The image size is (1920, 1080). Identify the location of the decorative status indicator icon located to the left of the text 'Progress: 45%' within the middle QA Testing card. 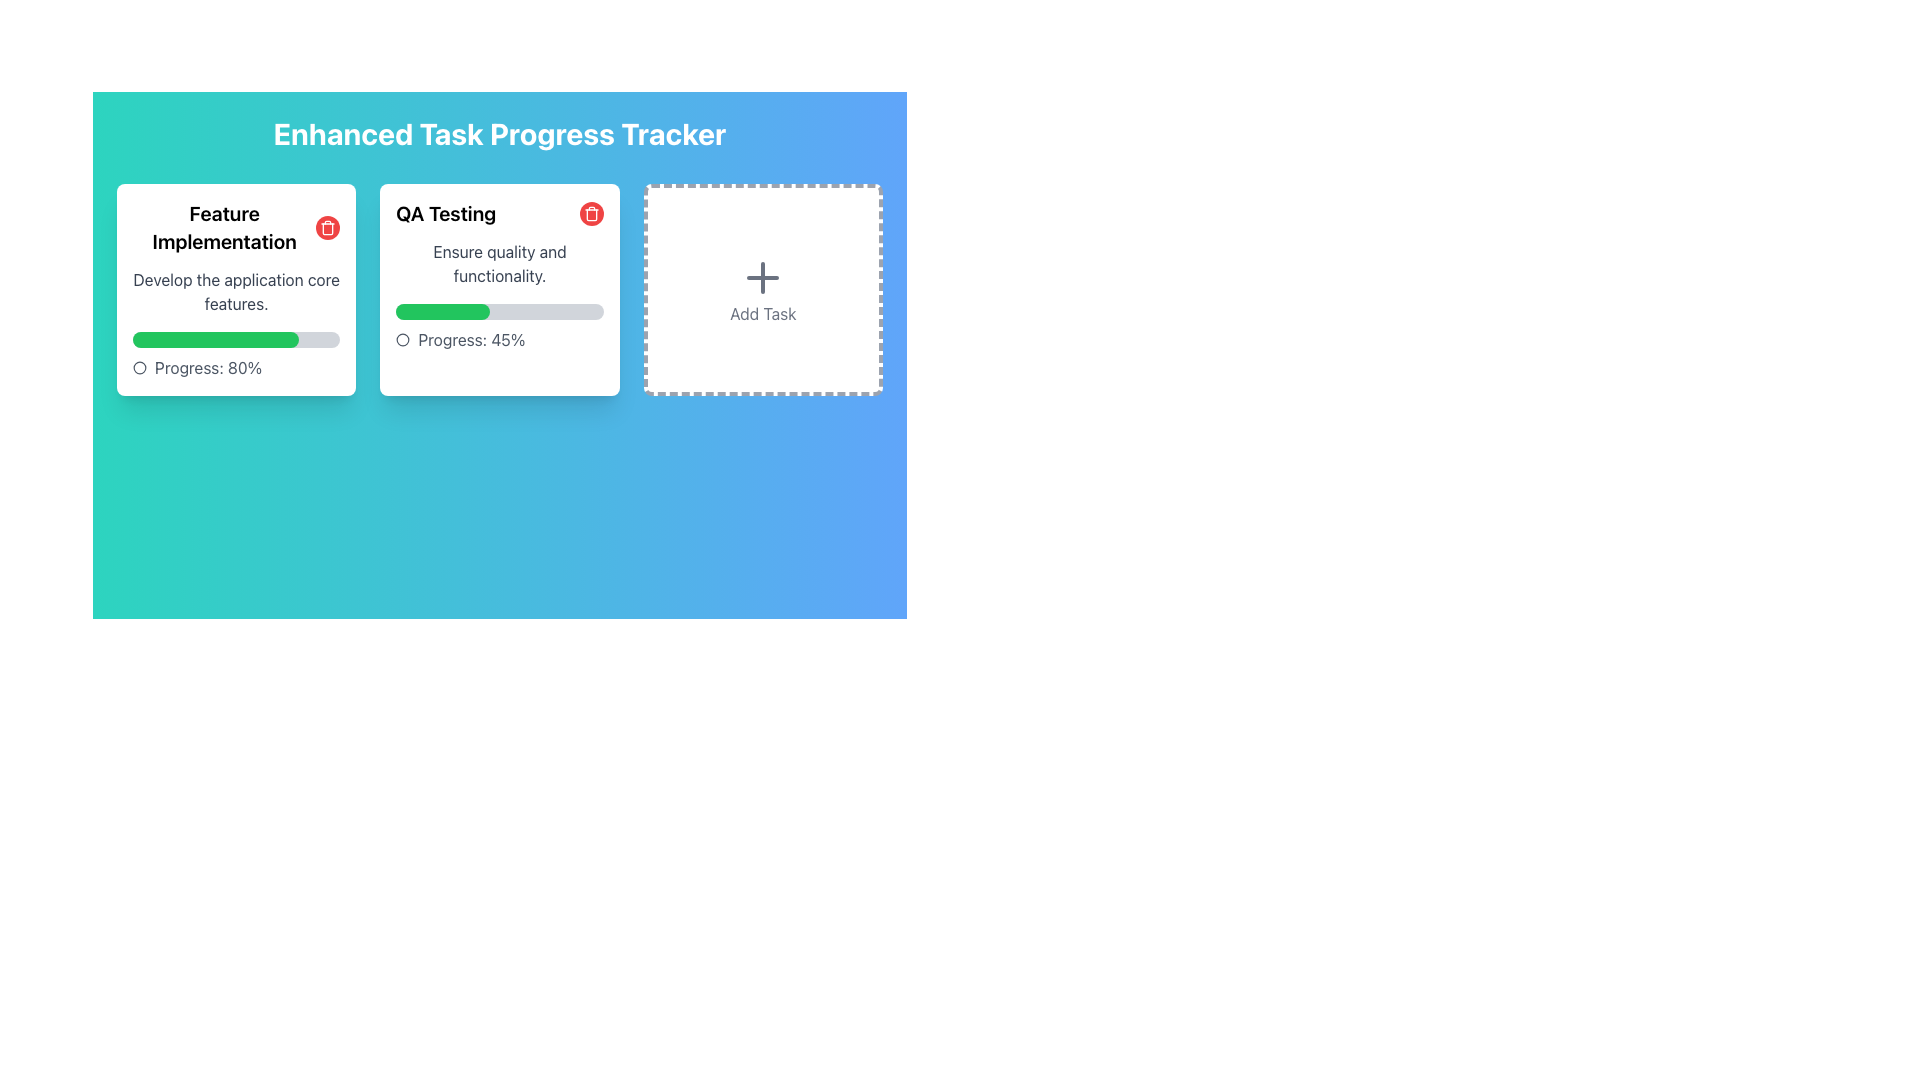
(402, 338).